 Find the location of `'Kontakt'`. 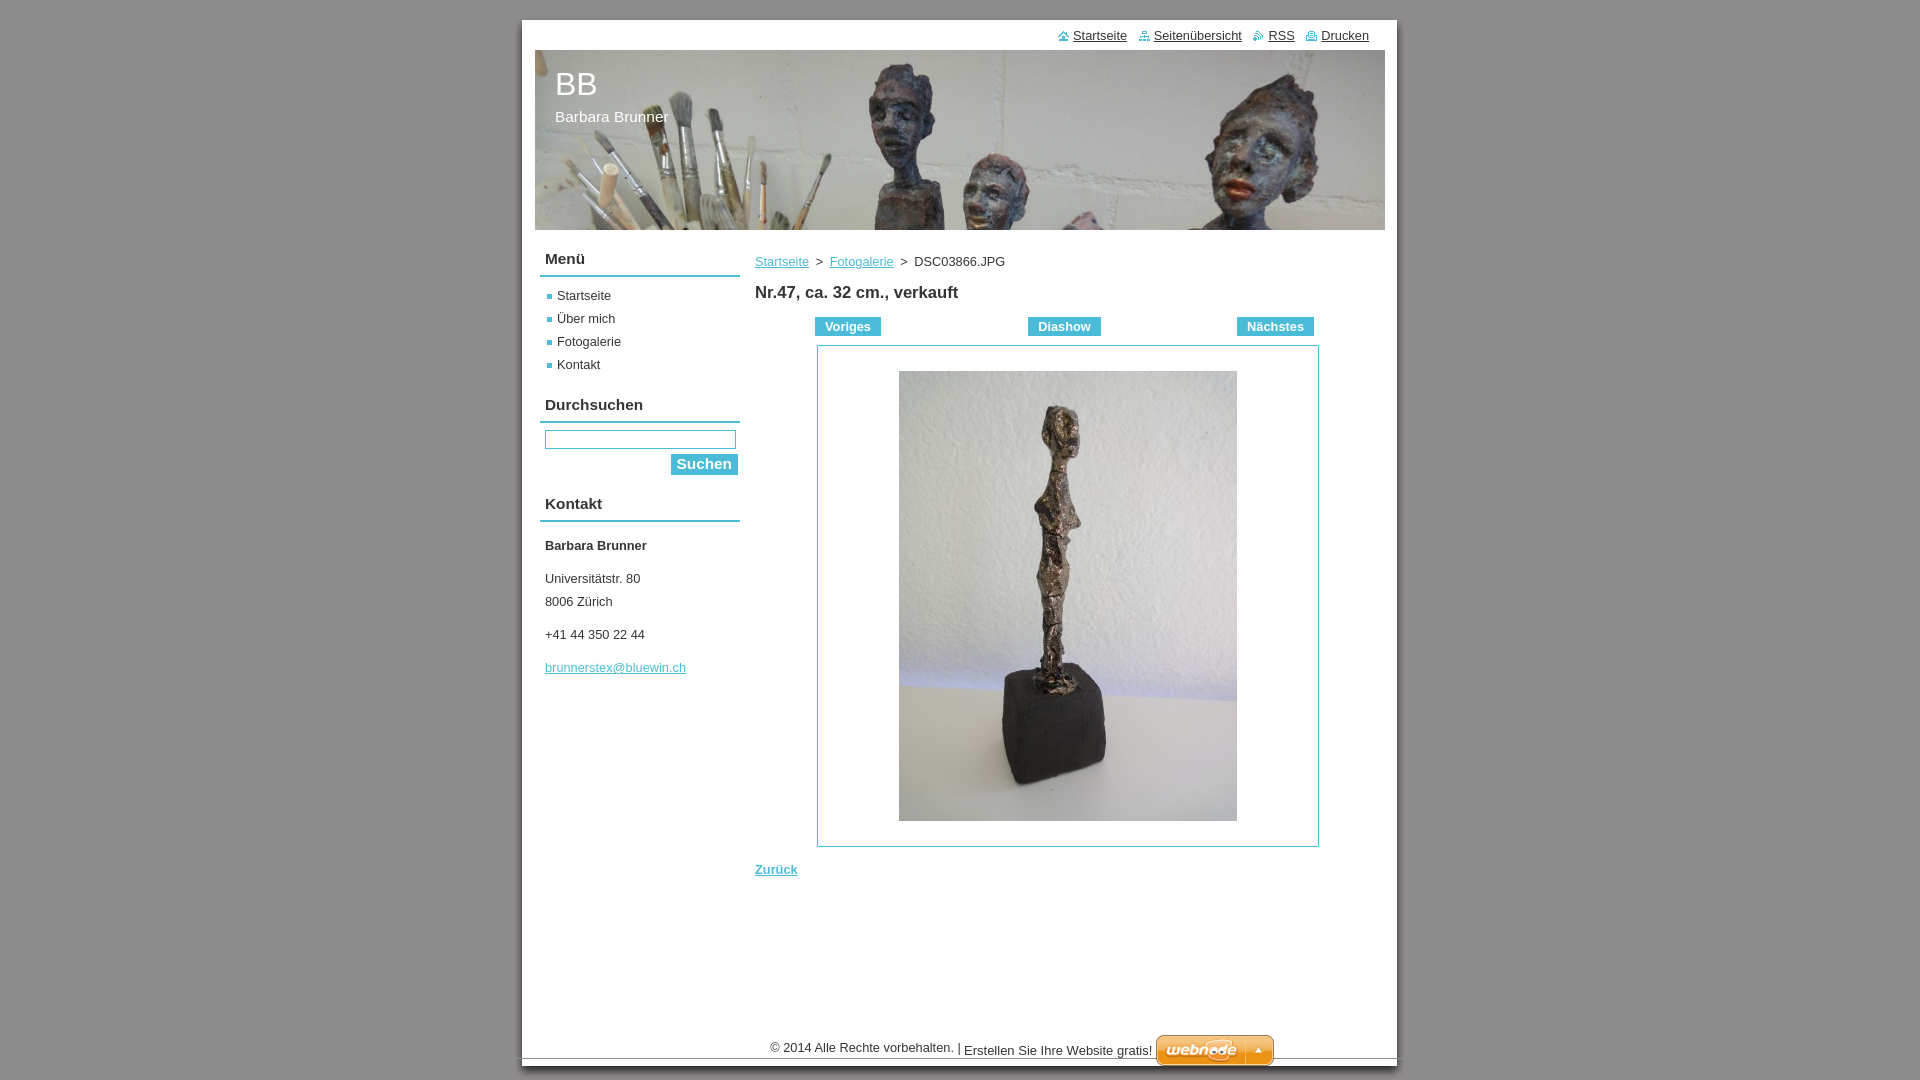

'Kontakt' is located at coordinates (547, 364).